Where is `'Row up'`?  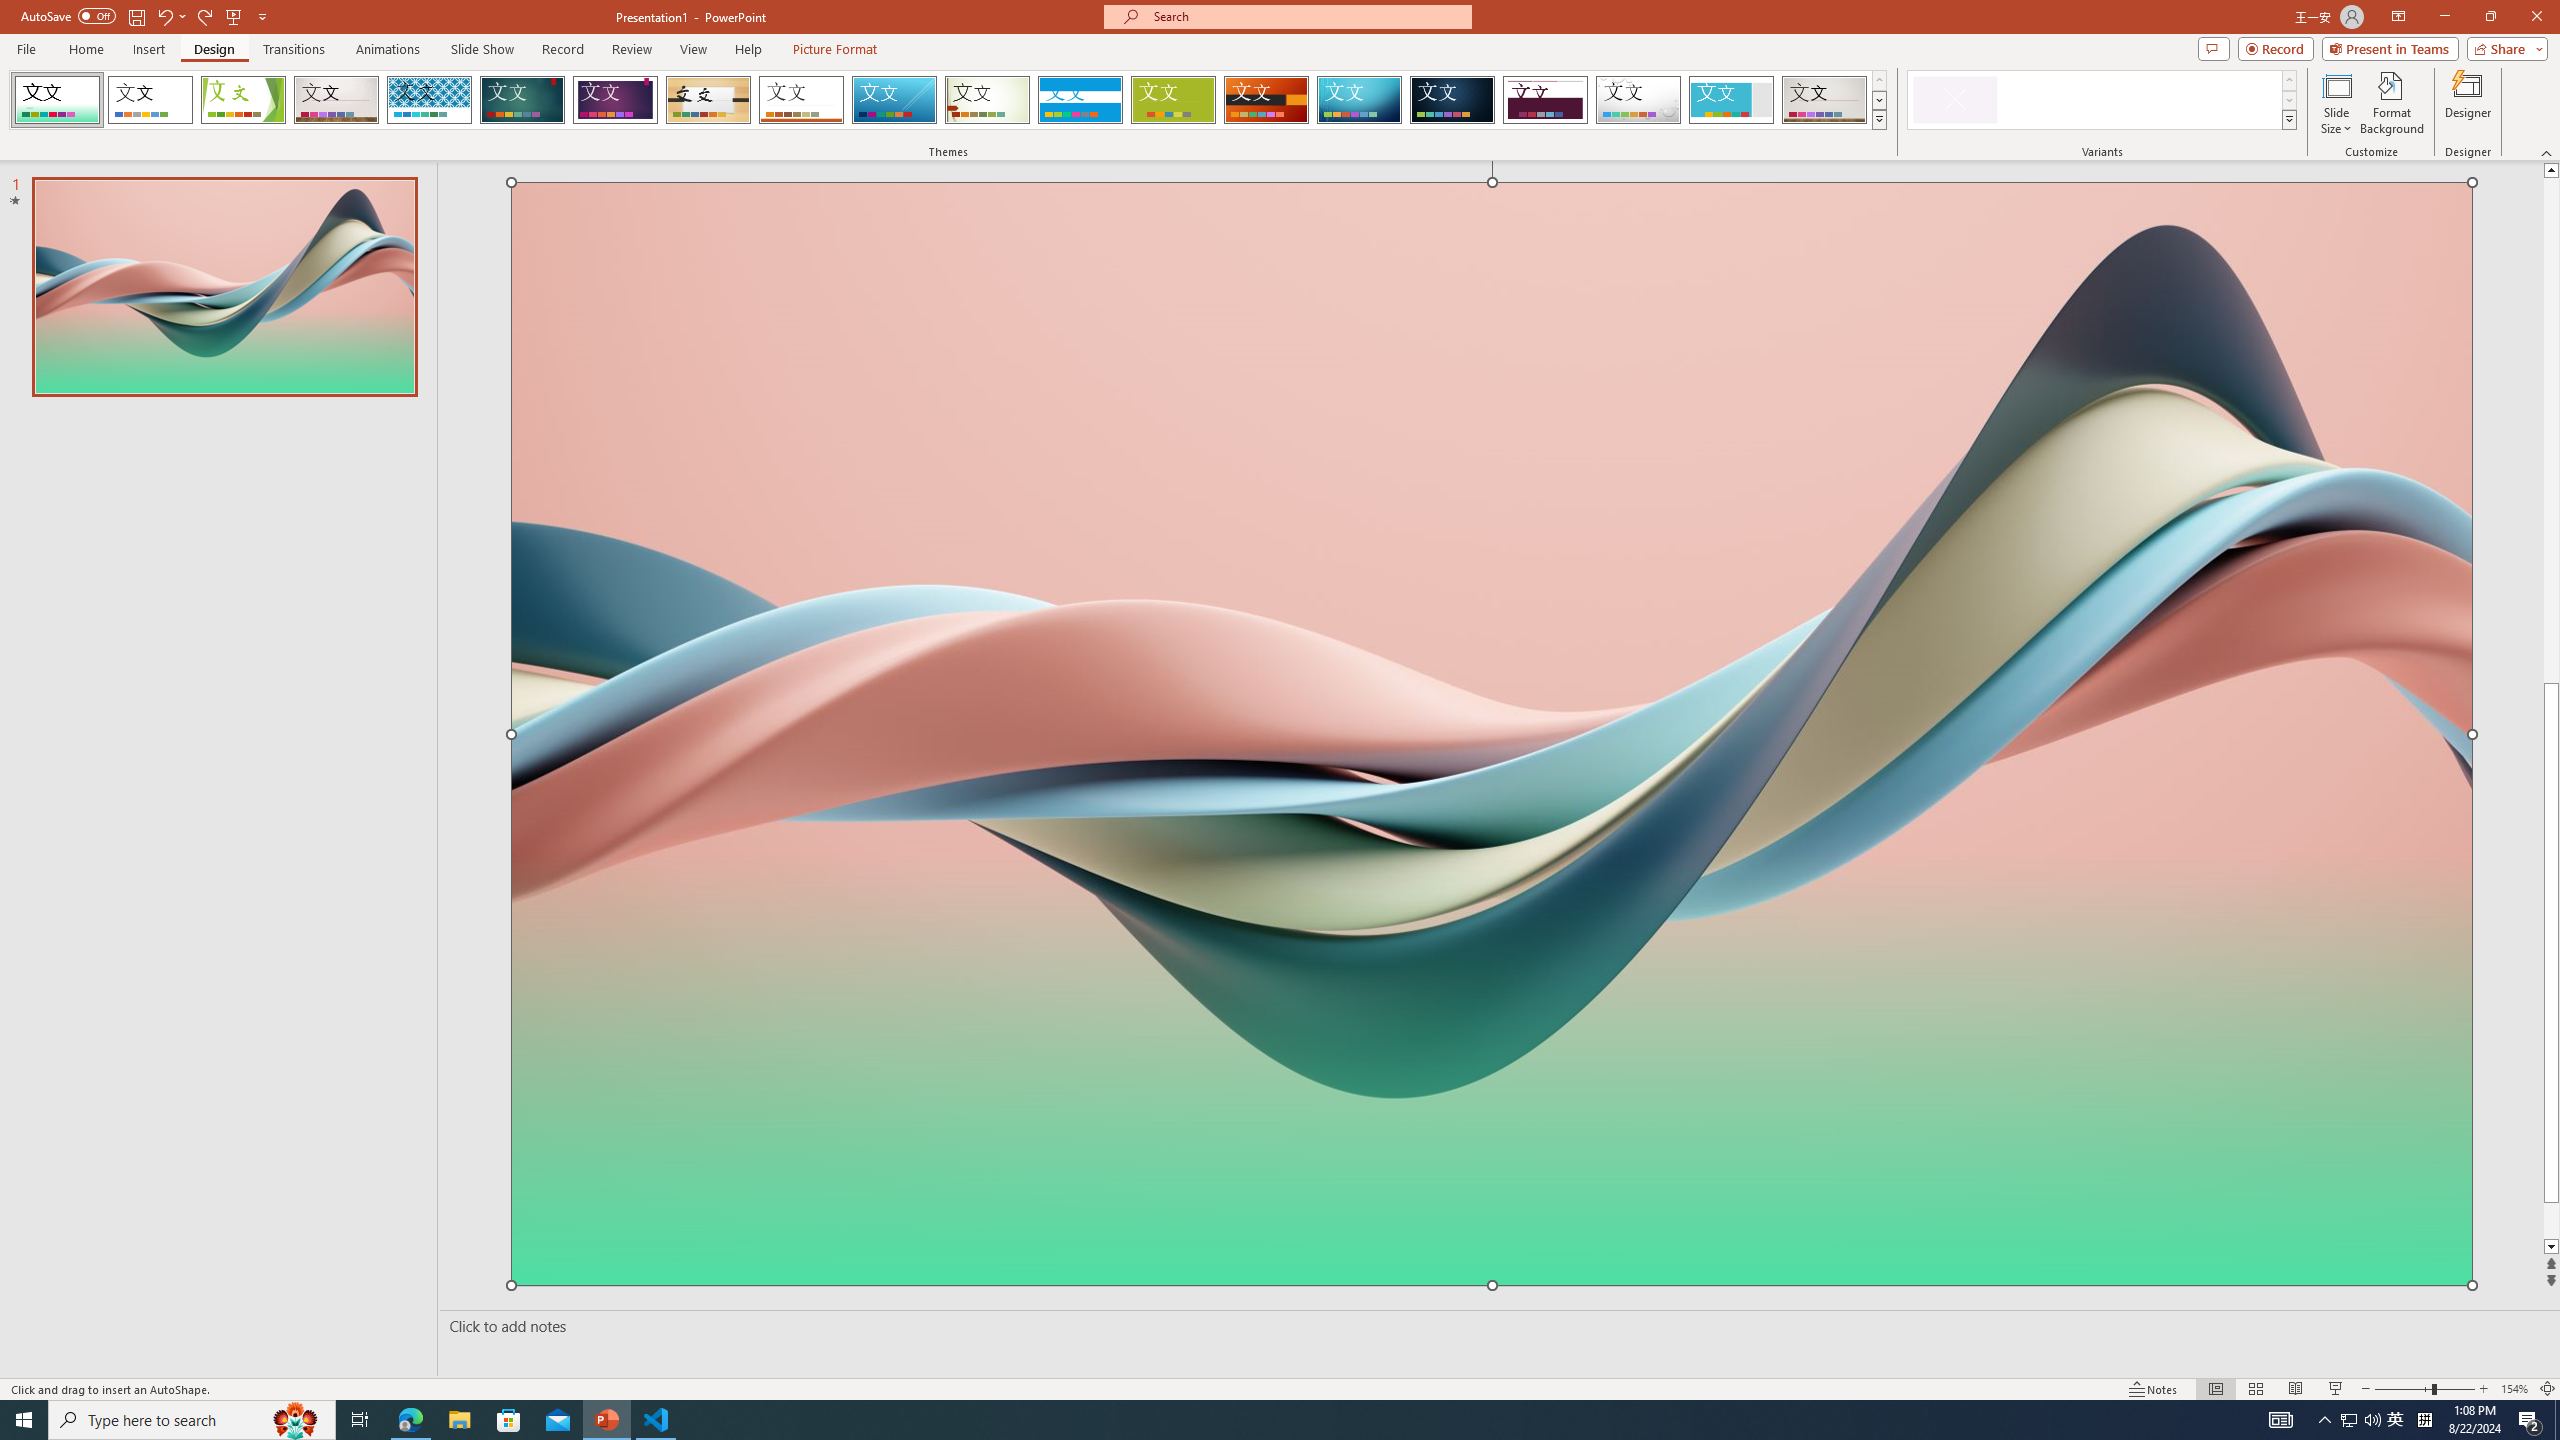 'Row up' is located at coordinates (2287, 80).